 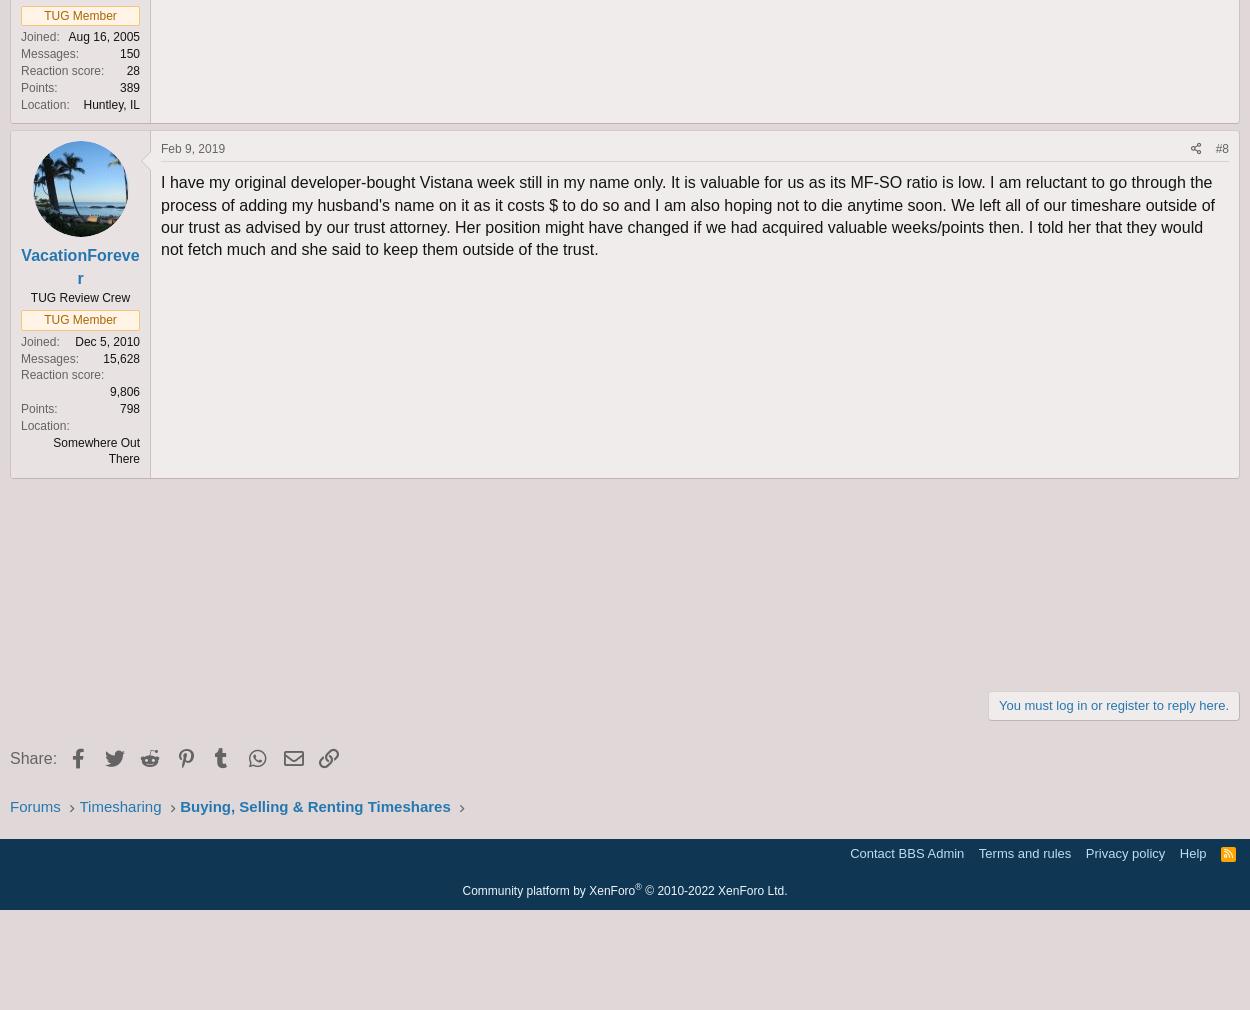 What do you see at coordinates (129, 85) in the screenshot?
I see `'389'` at bounding box center [129, 85].